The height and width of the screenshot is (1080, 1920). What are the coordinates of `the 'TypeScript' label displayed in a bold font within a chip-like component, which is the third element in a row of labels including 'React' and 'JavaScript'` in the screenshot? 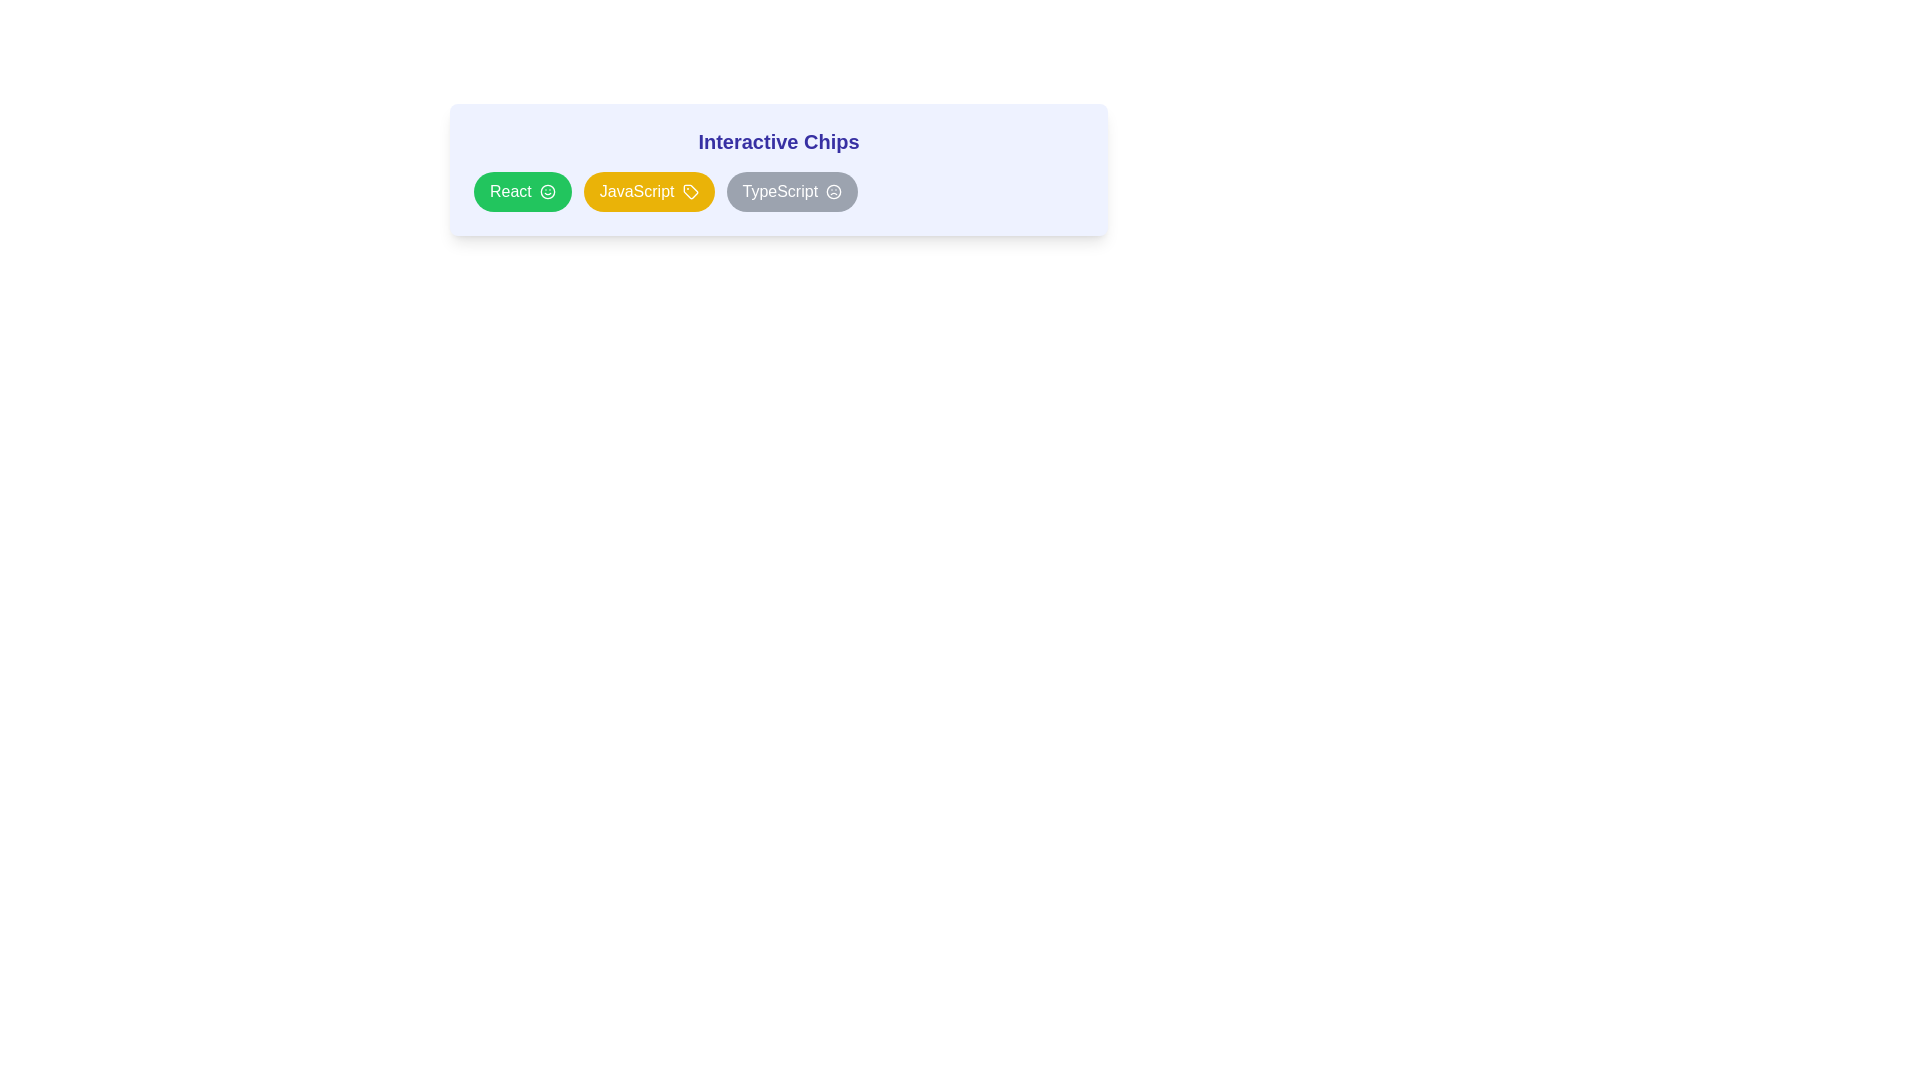 It's located at (779, 192).